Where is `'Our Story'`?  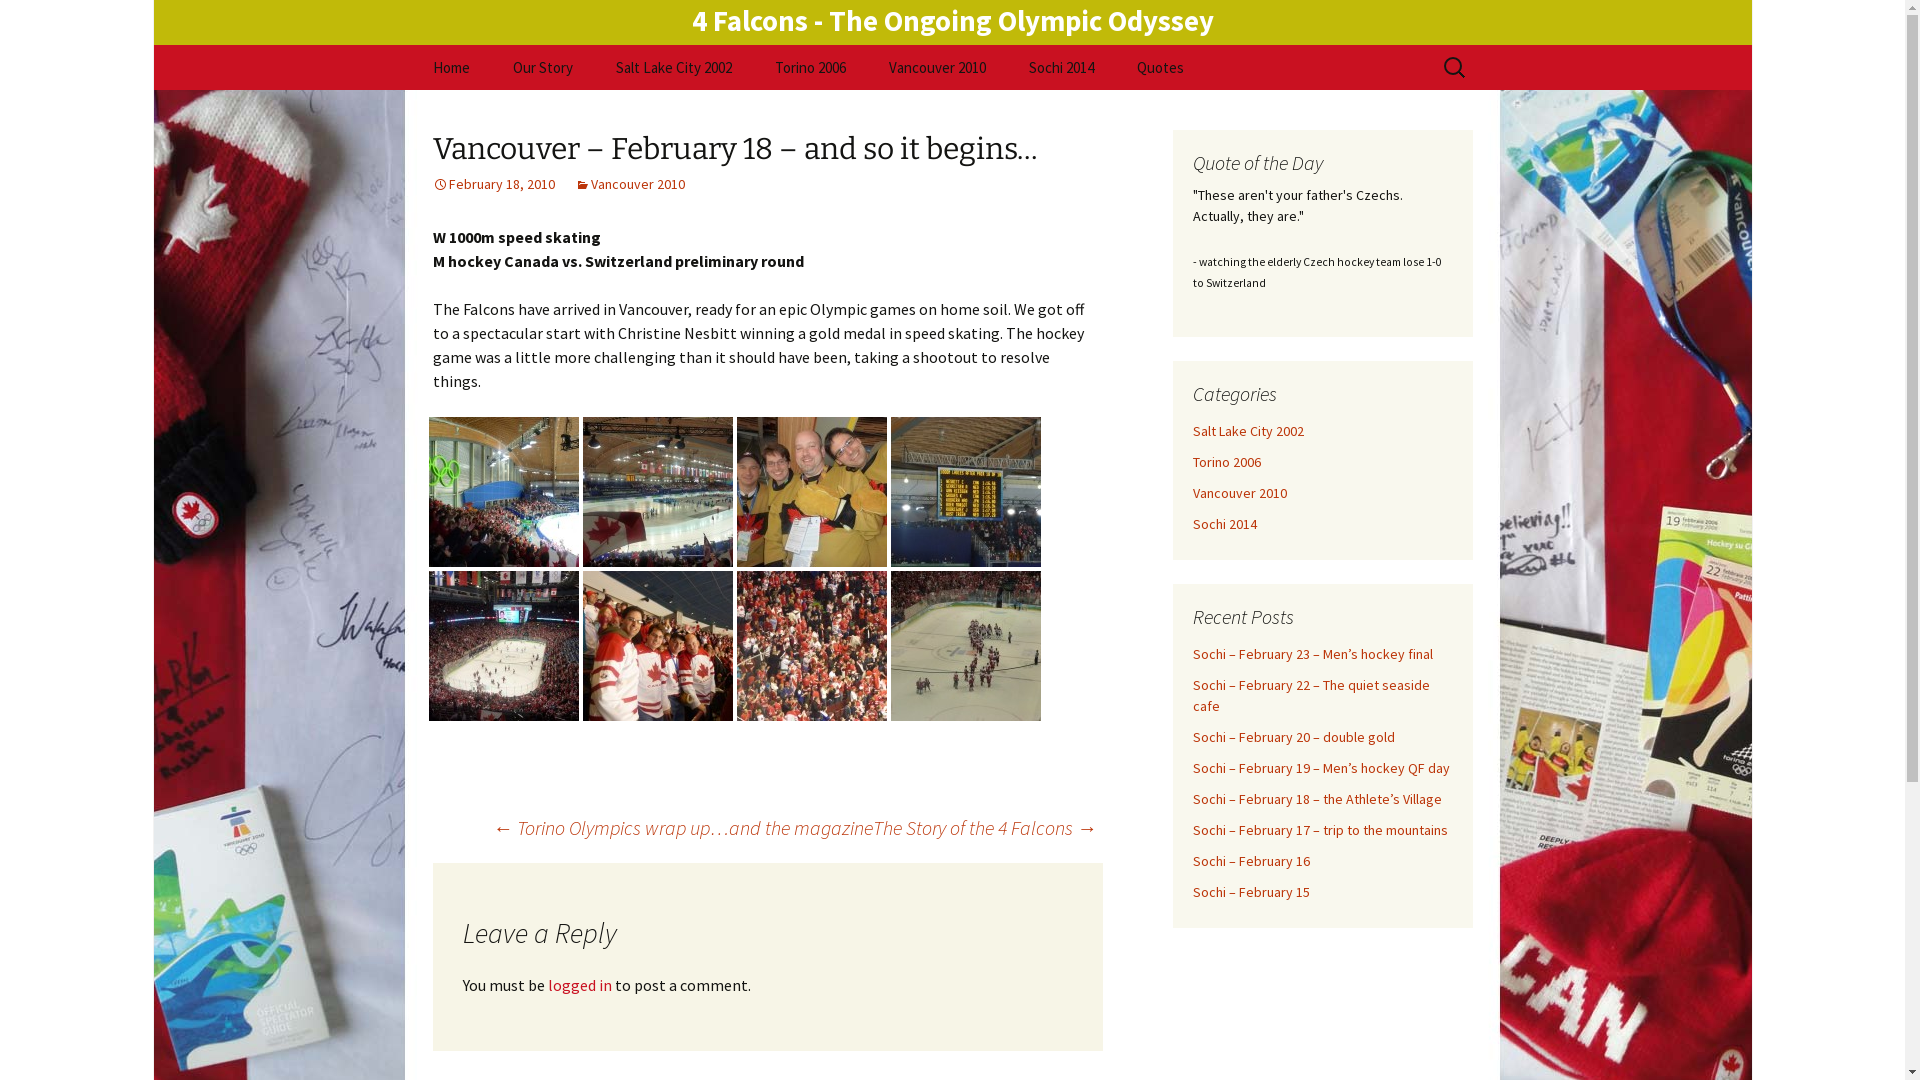
'Our Story' is located at coordinates (542, 66).